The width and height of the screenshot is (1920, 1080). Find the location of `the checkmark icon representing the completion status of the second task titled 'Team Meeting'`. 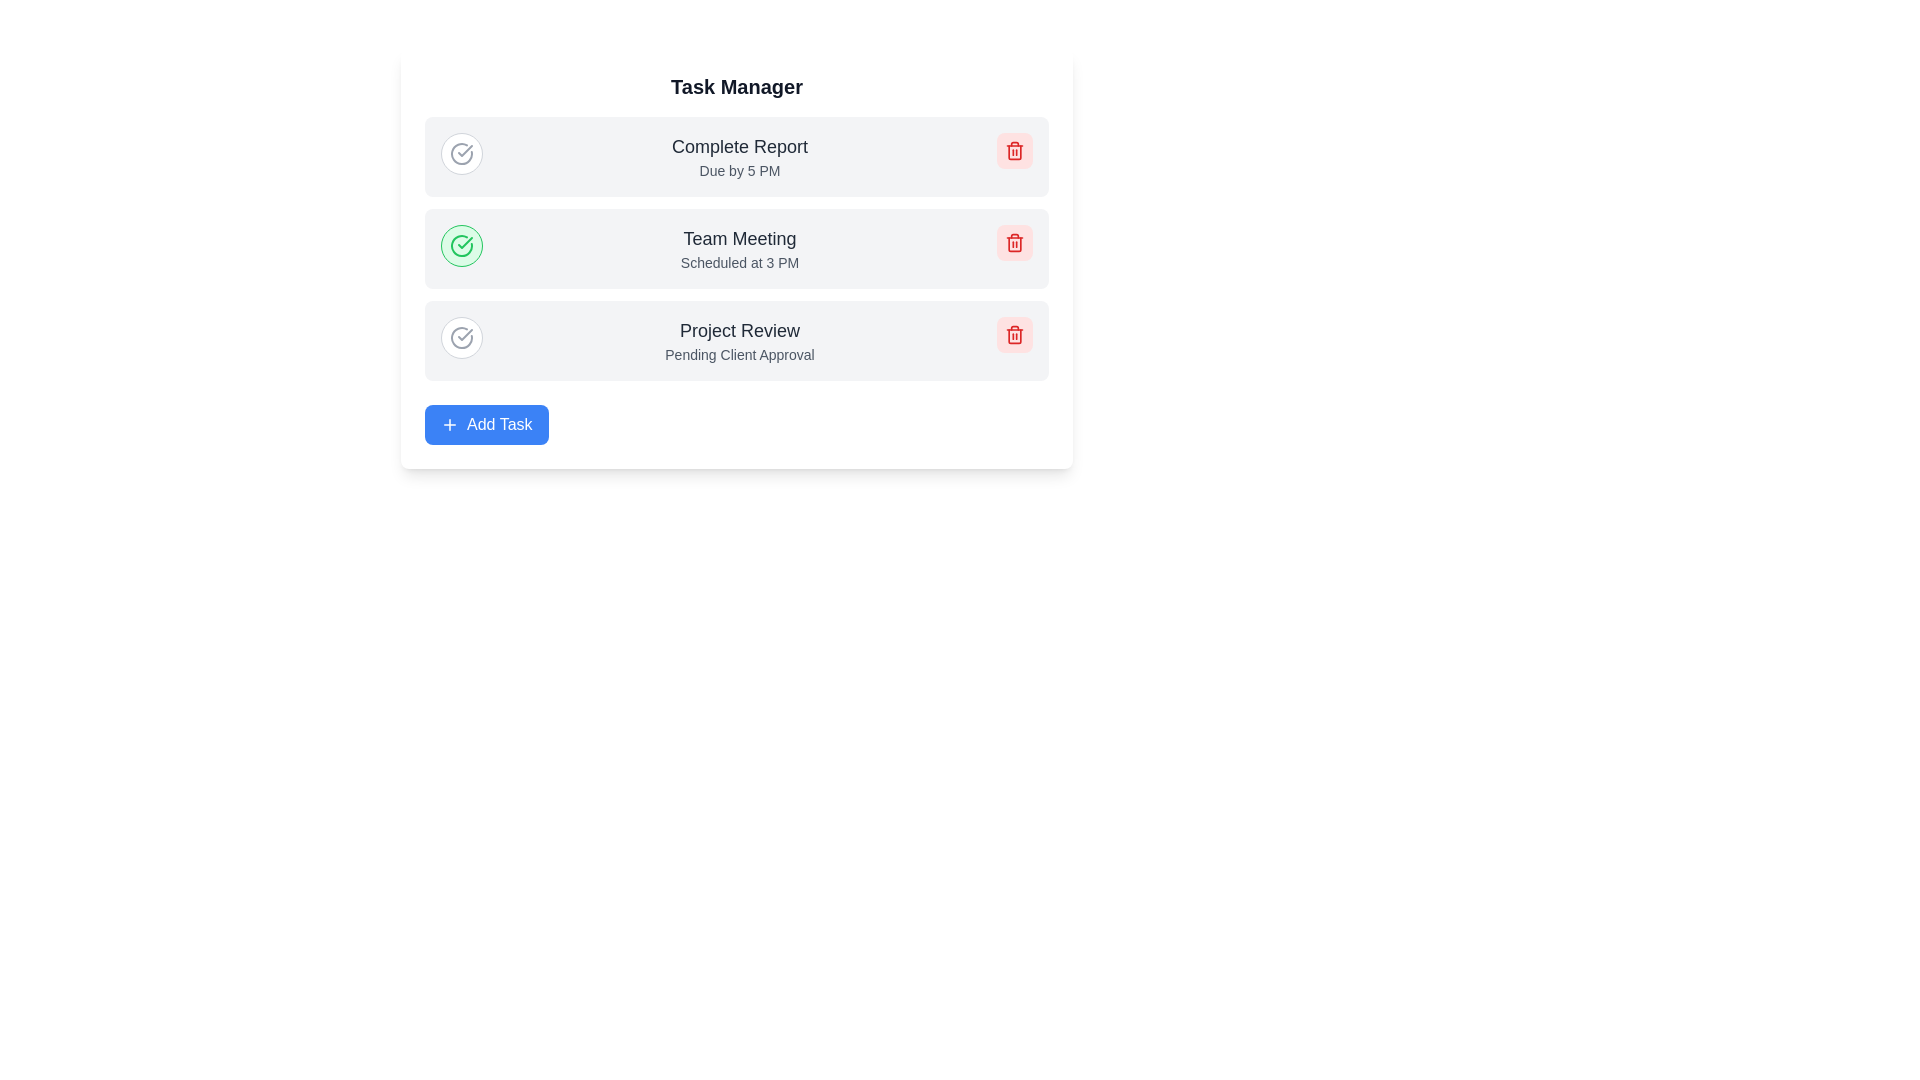

the checkmark icon representing the completion status of the second task titled 'Team Meeting' is located at coordinates (464, 149).